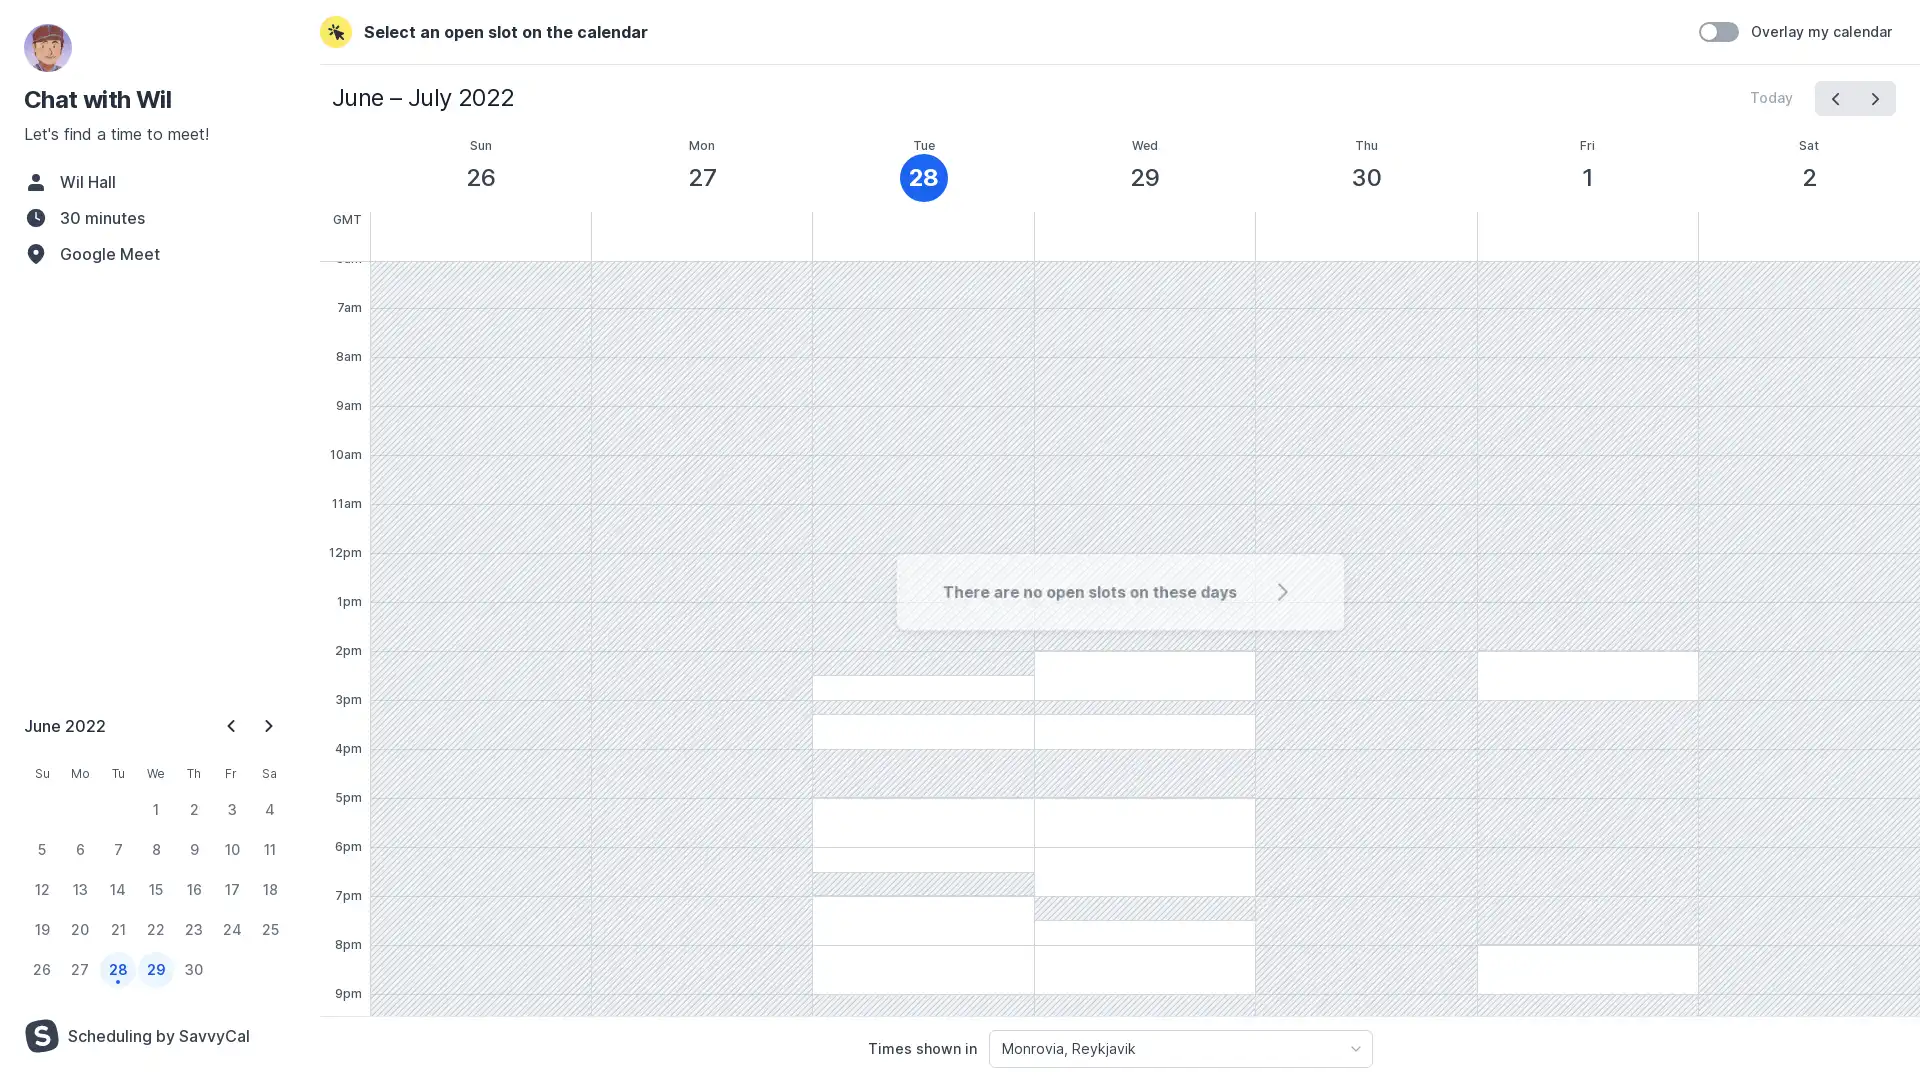 The width and height of the screenshot is (1920, 1080). What do you see at coordinates (267, 725) in the screenshot?
I see `Next Month` at bounding box center [267, 725].